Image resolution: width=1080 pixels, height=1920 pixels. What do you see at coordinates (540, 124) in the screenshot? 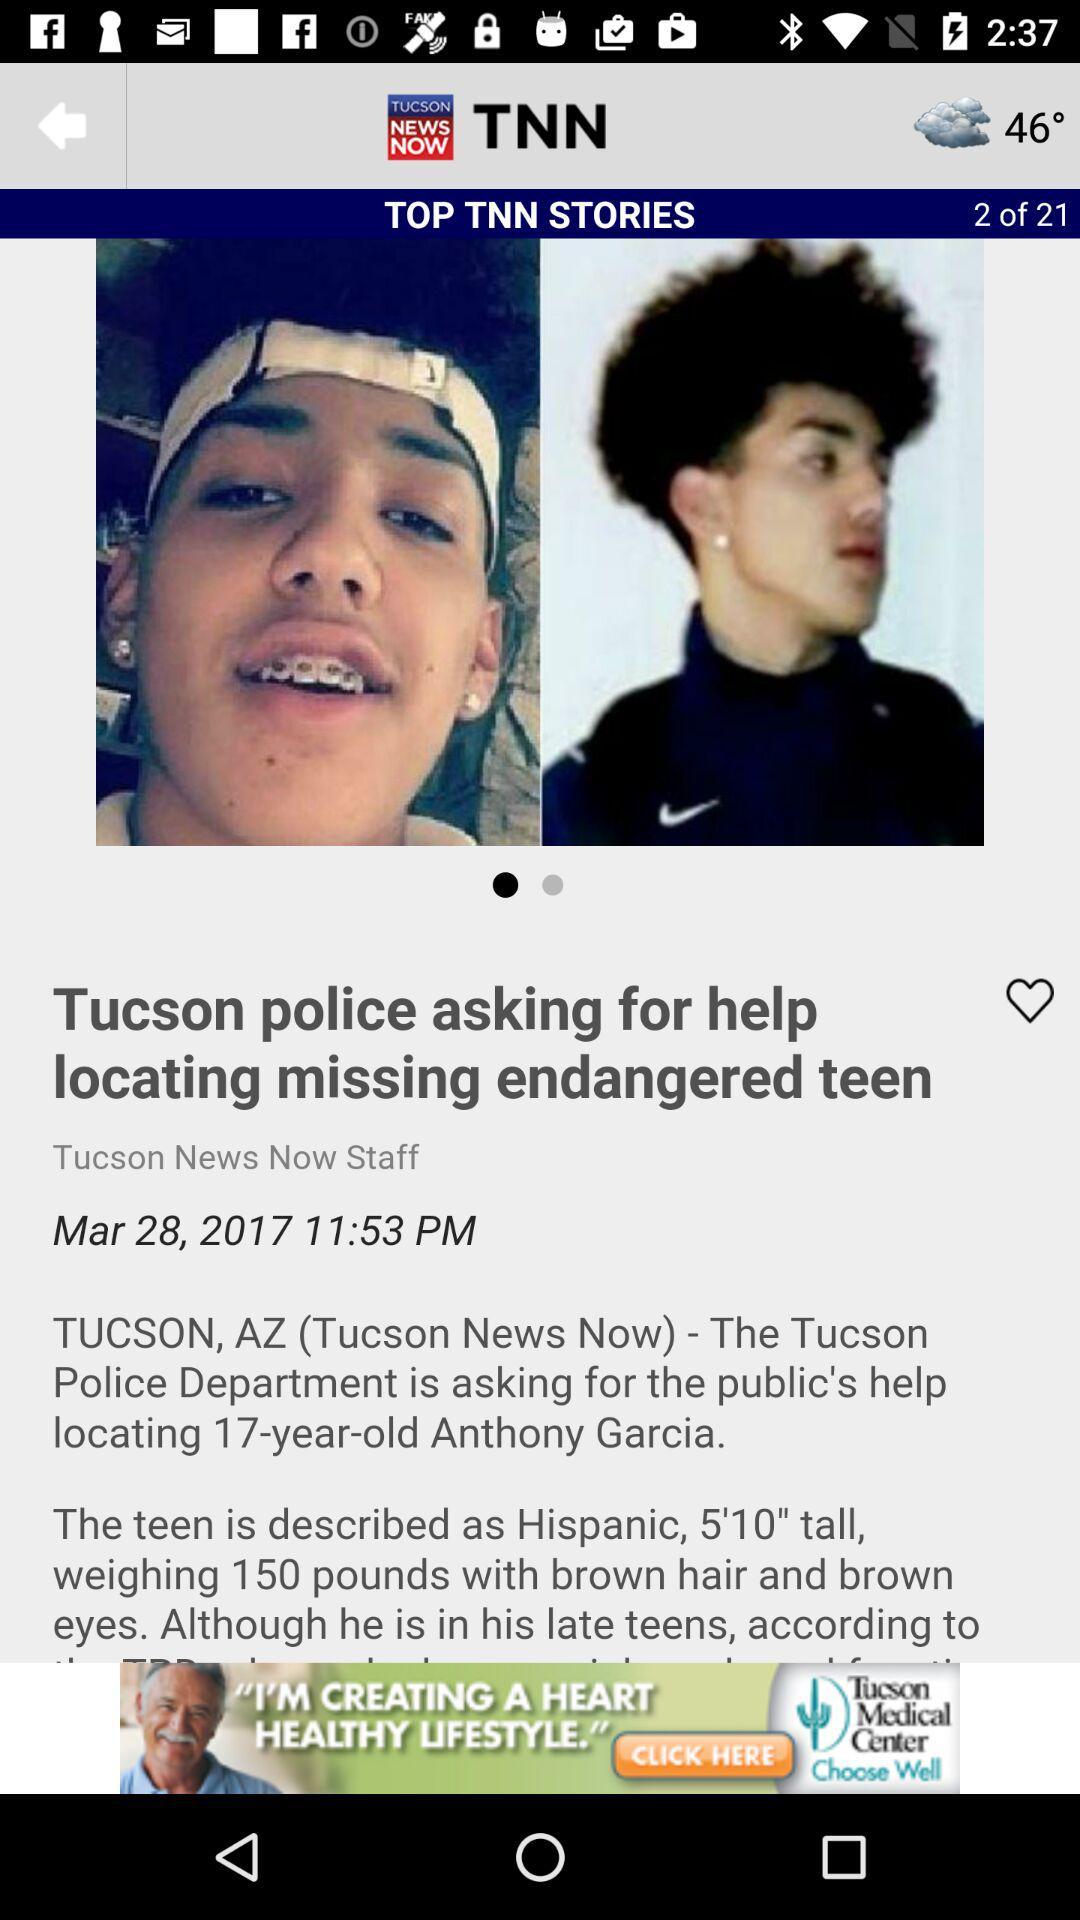
I see `kold news 13` at bounding box center [540, 124].